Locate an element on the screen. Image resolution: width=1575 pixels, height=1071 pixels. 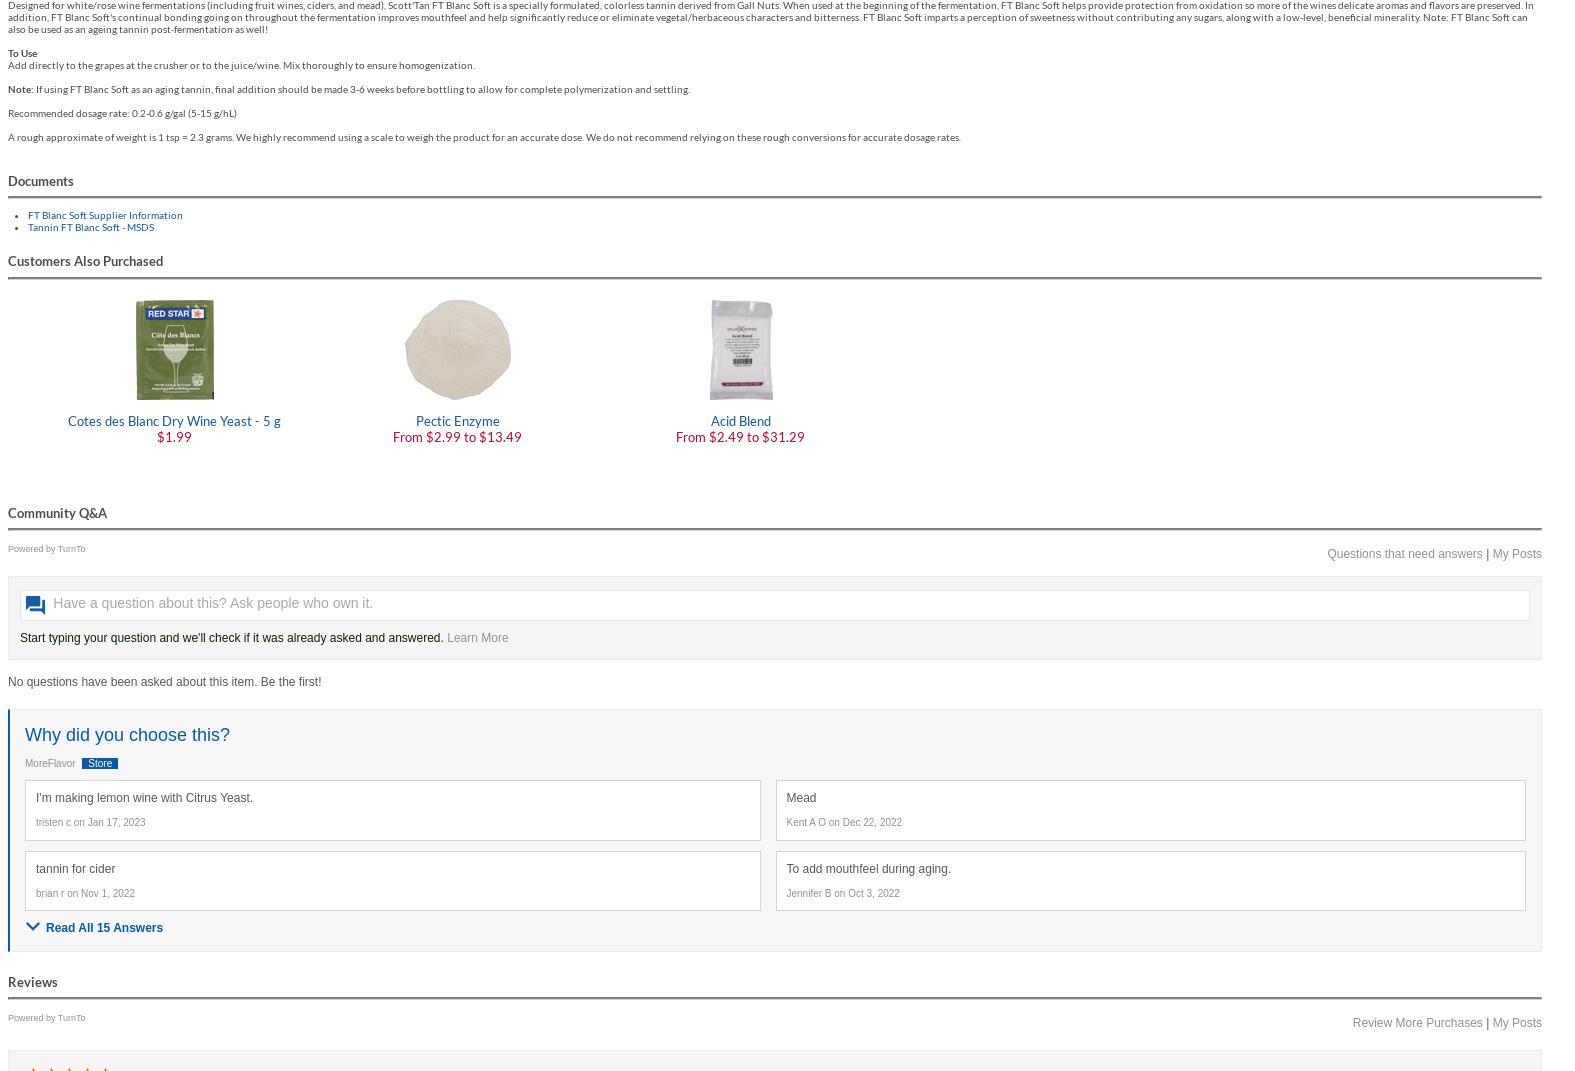
'To add mouthfeel during aging.' is located at coordinates (868, 868).